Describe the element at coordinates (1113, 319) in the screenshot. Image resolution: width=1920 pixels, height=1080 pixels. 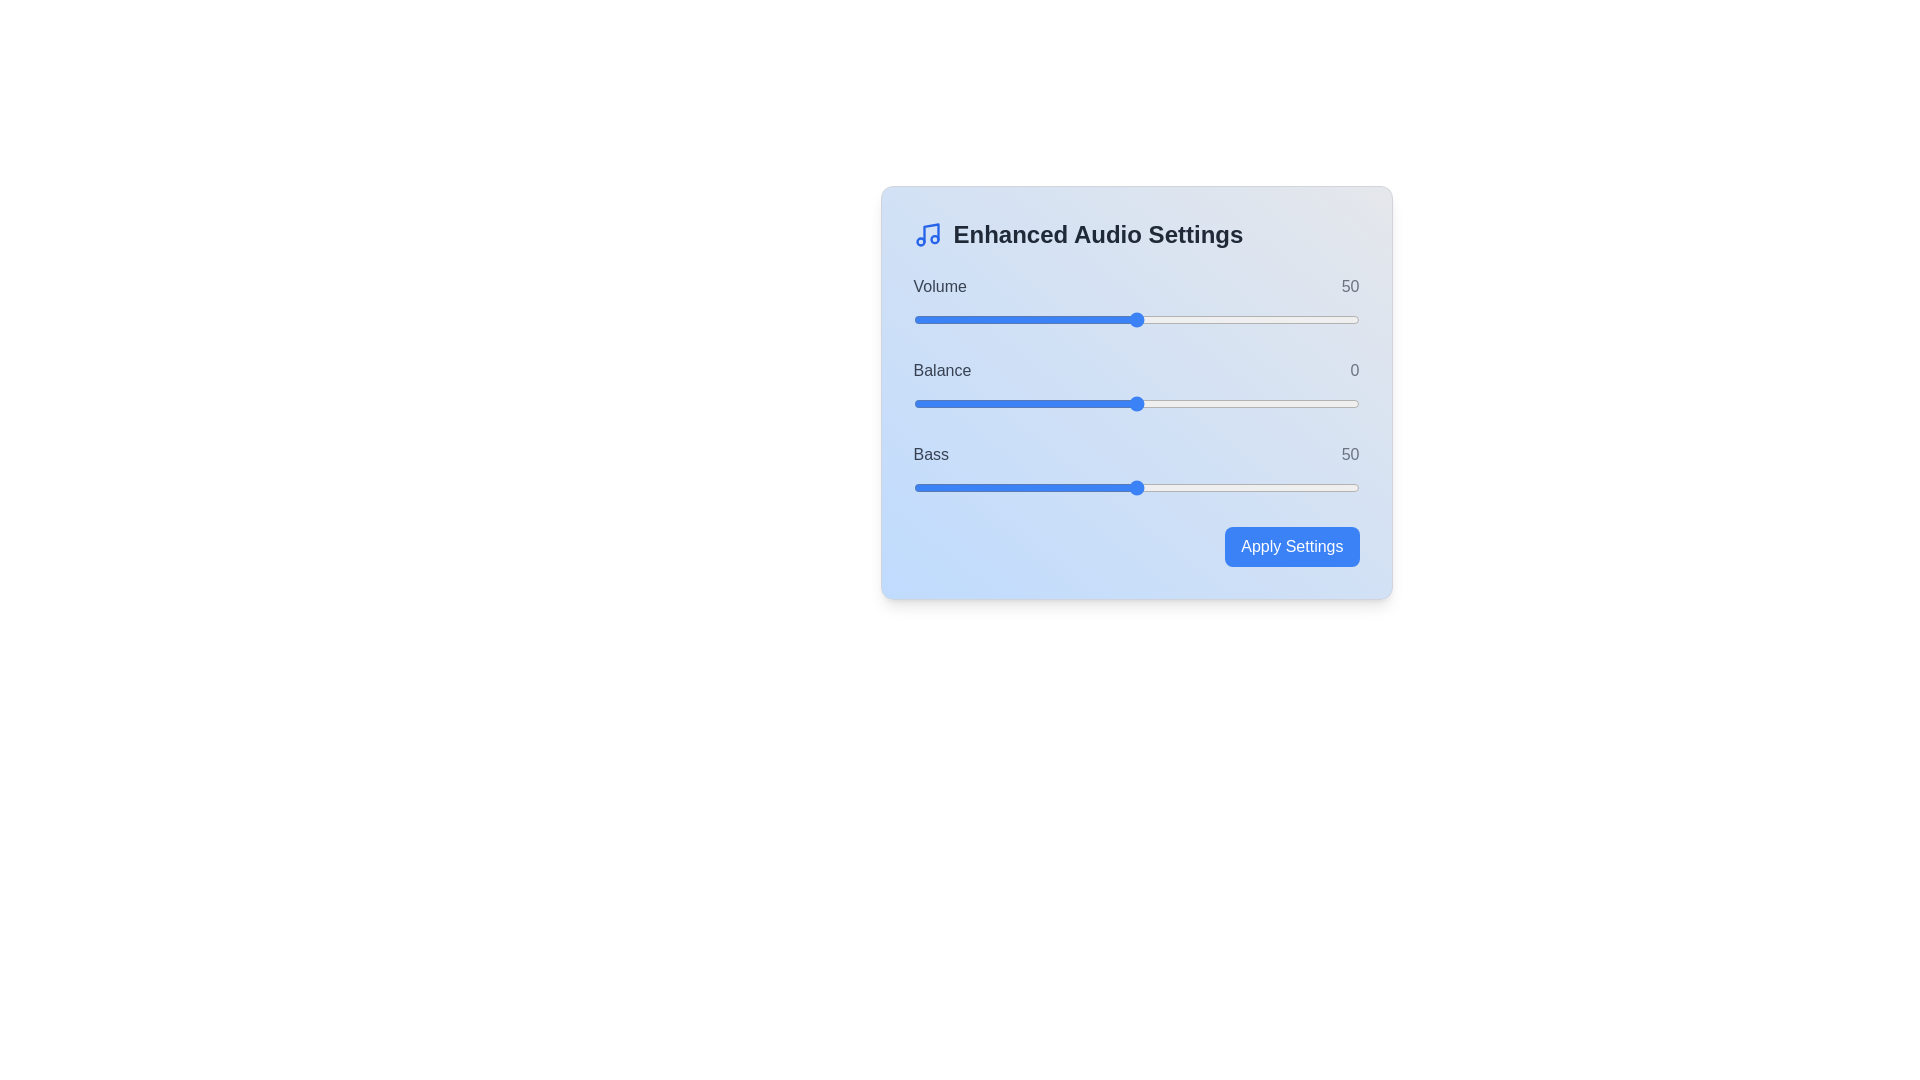
I see `the volume slider to 45 percent` at that location.